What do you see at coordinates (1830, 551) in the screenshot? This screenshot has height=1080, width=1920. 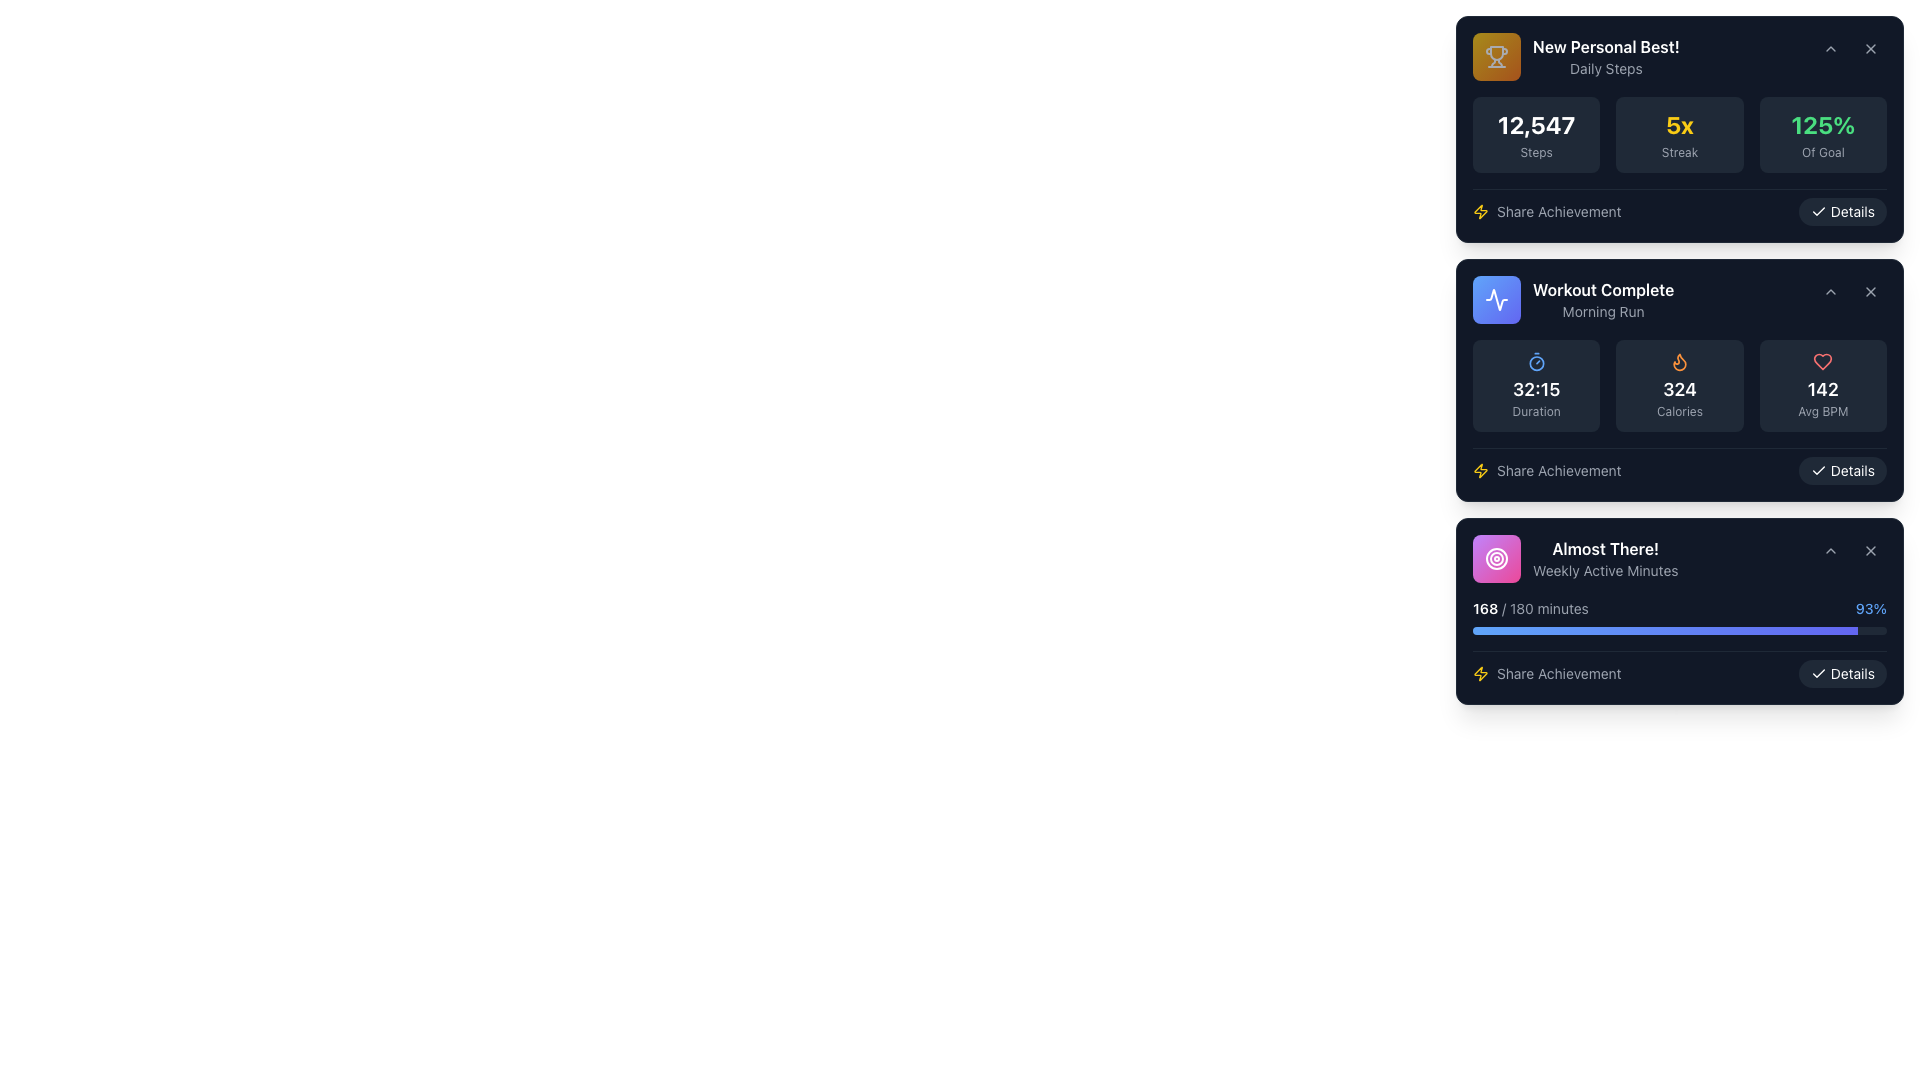 I see `the toggle button with an upward chevron icon located in the top-right corner of the 'Almost There! Weekly Active Minutes' card` at bounding box center [1830, 551].